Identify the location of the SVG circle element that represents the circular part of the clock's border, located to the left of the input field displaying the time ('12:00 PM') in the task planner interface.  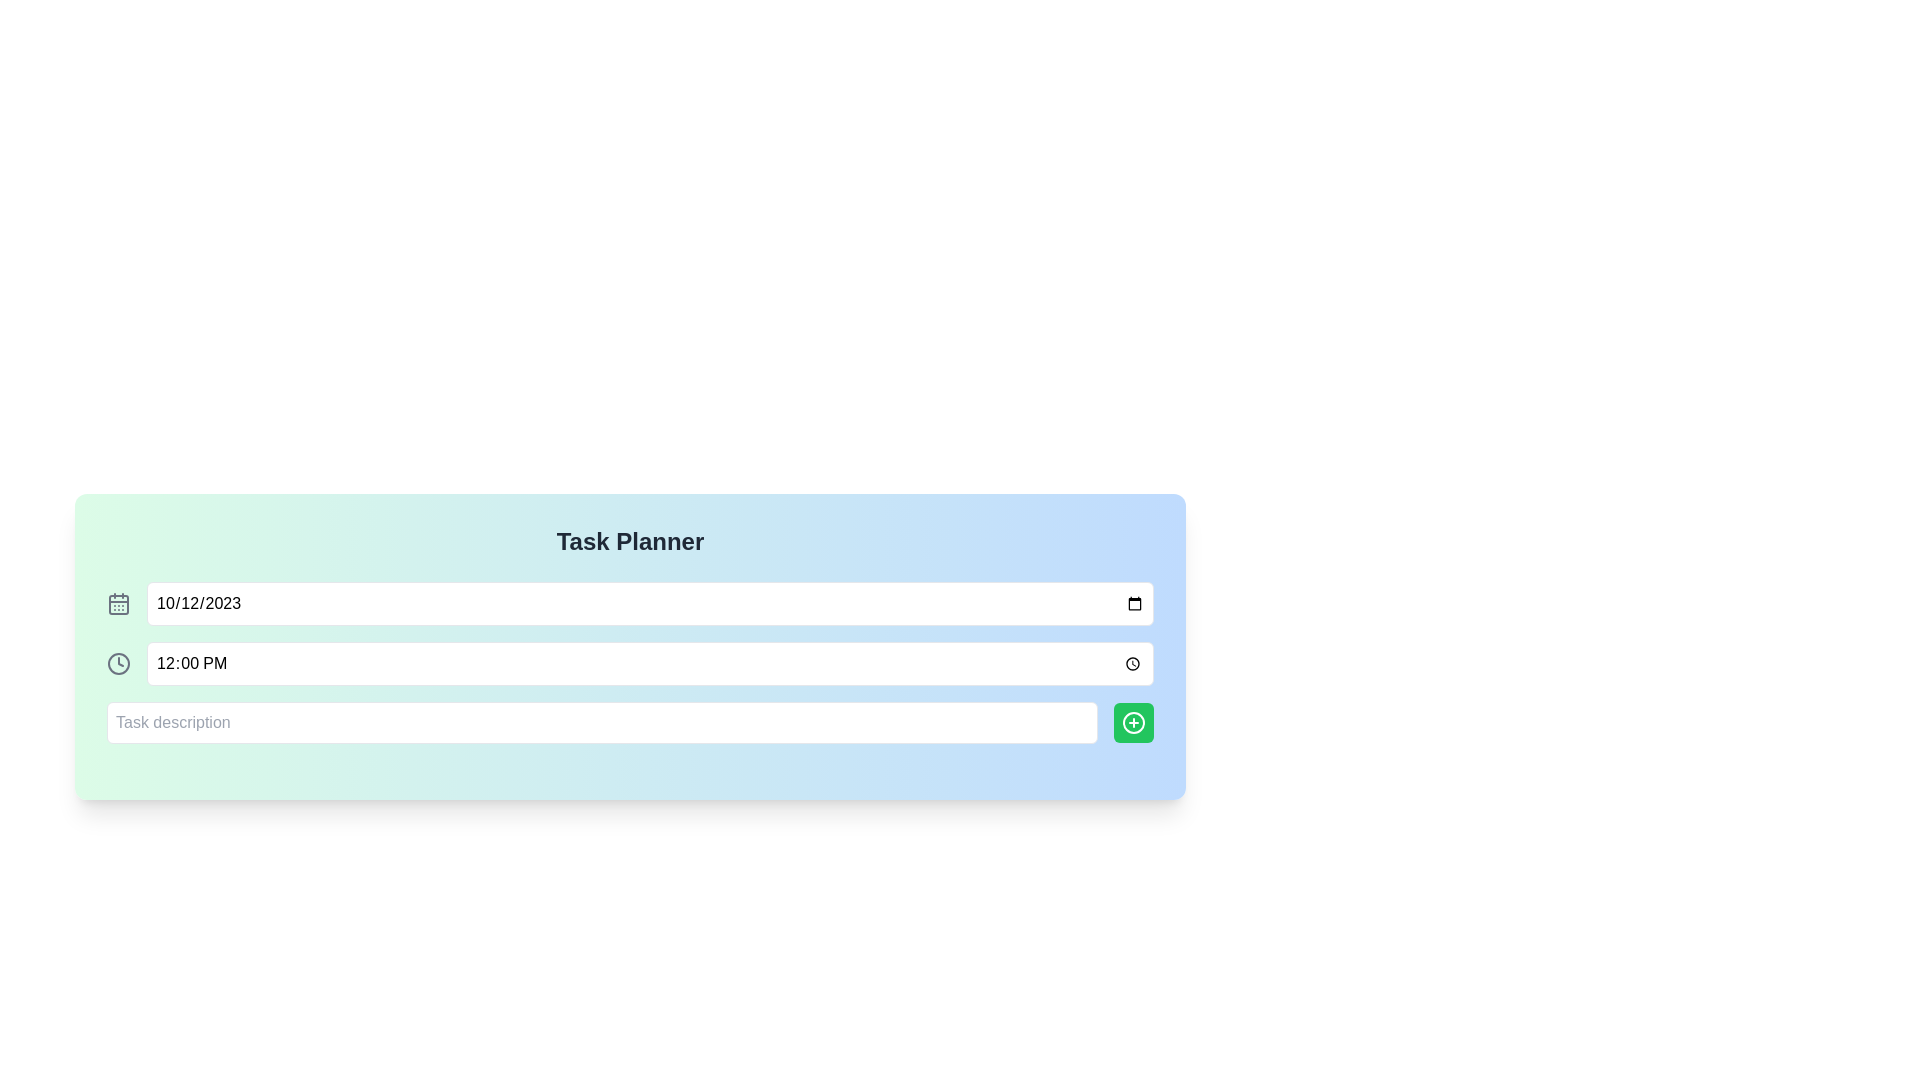
(118, 663).